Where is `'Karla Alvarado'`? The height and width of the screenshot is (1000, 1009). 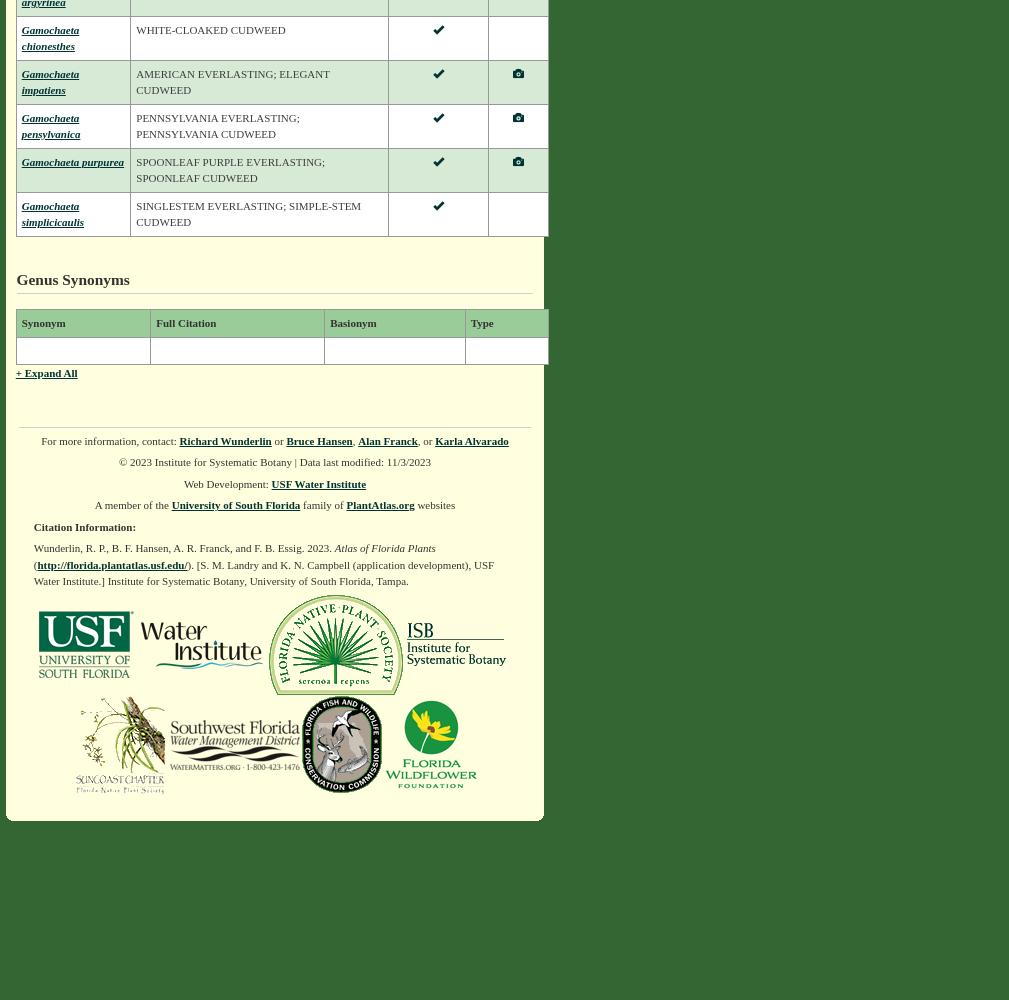
'Karla Alvarado' is located at coordinates (470, 439).